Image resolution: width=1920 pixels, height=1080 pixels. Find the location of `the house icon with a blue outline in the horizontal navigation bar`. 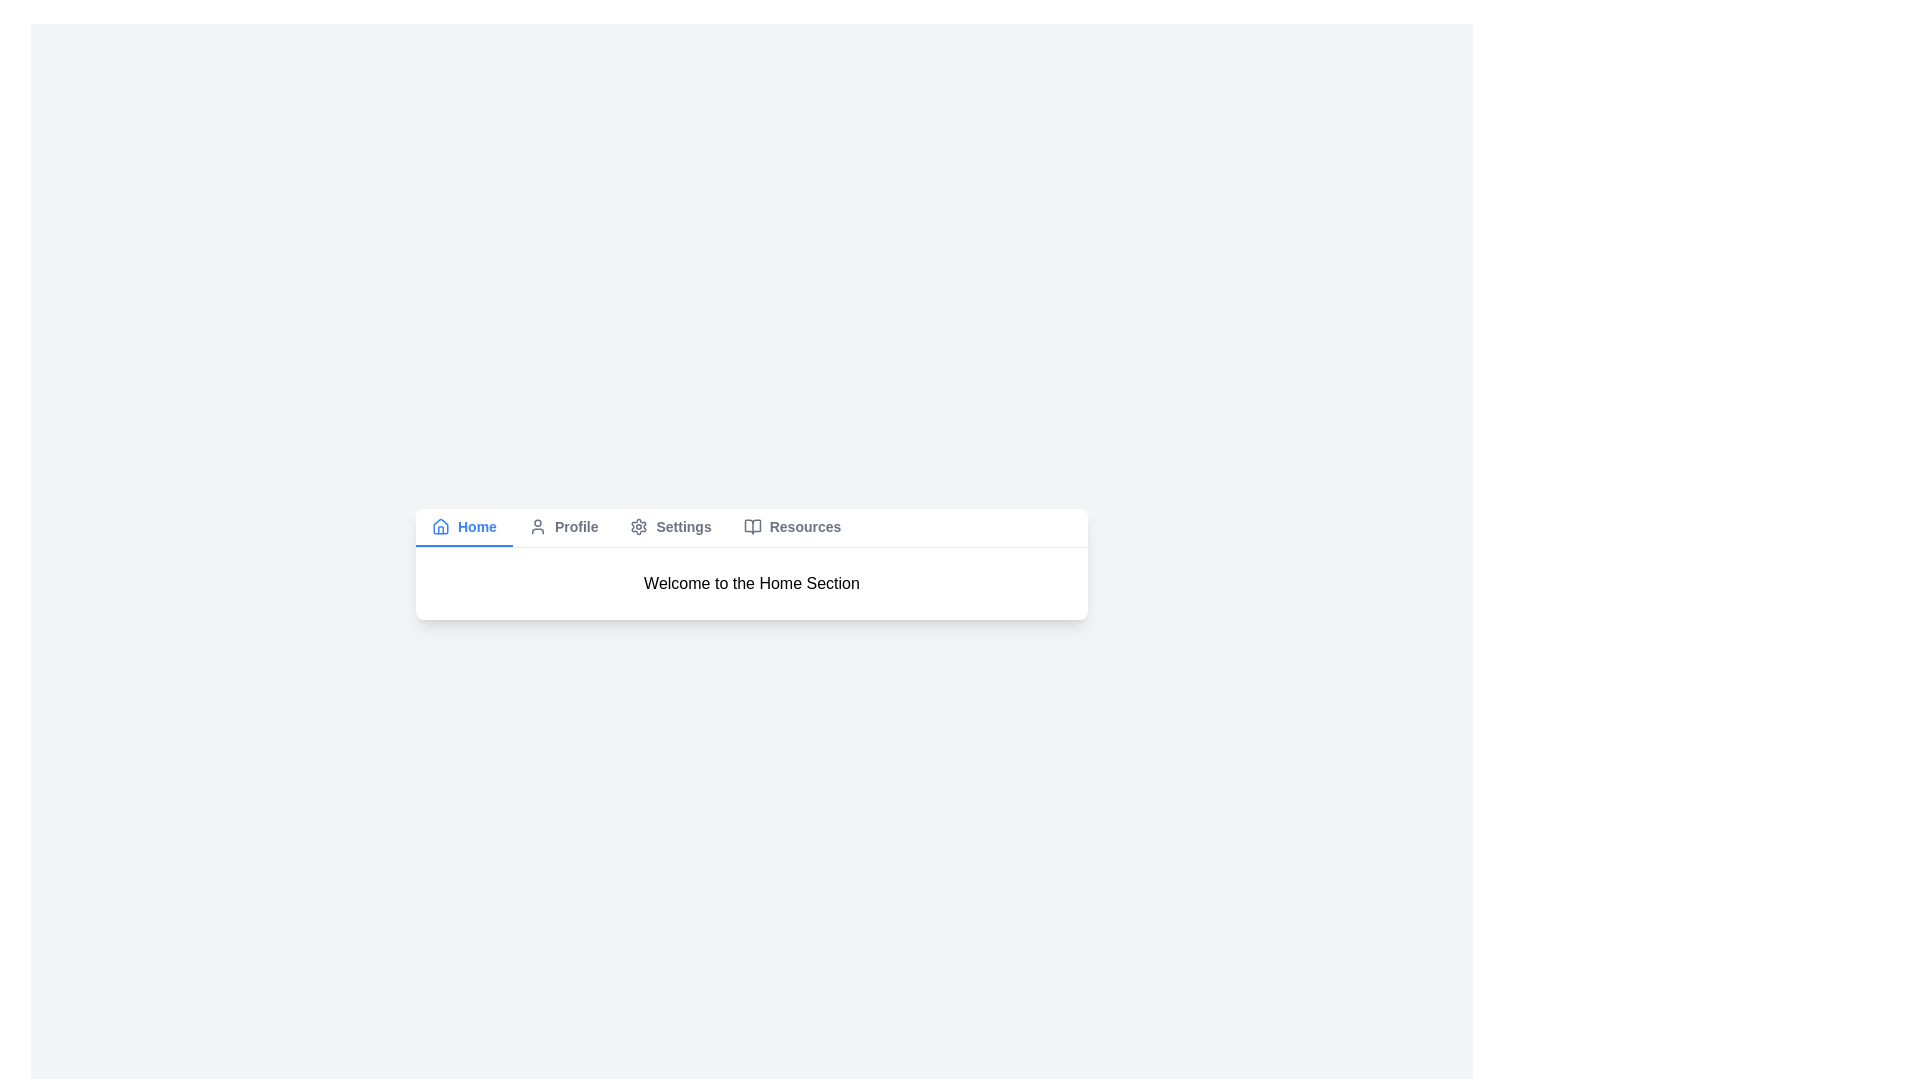

the house icon with a blue outline in the horizontal navigation bar is located at coordinates (440, 525).